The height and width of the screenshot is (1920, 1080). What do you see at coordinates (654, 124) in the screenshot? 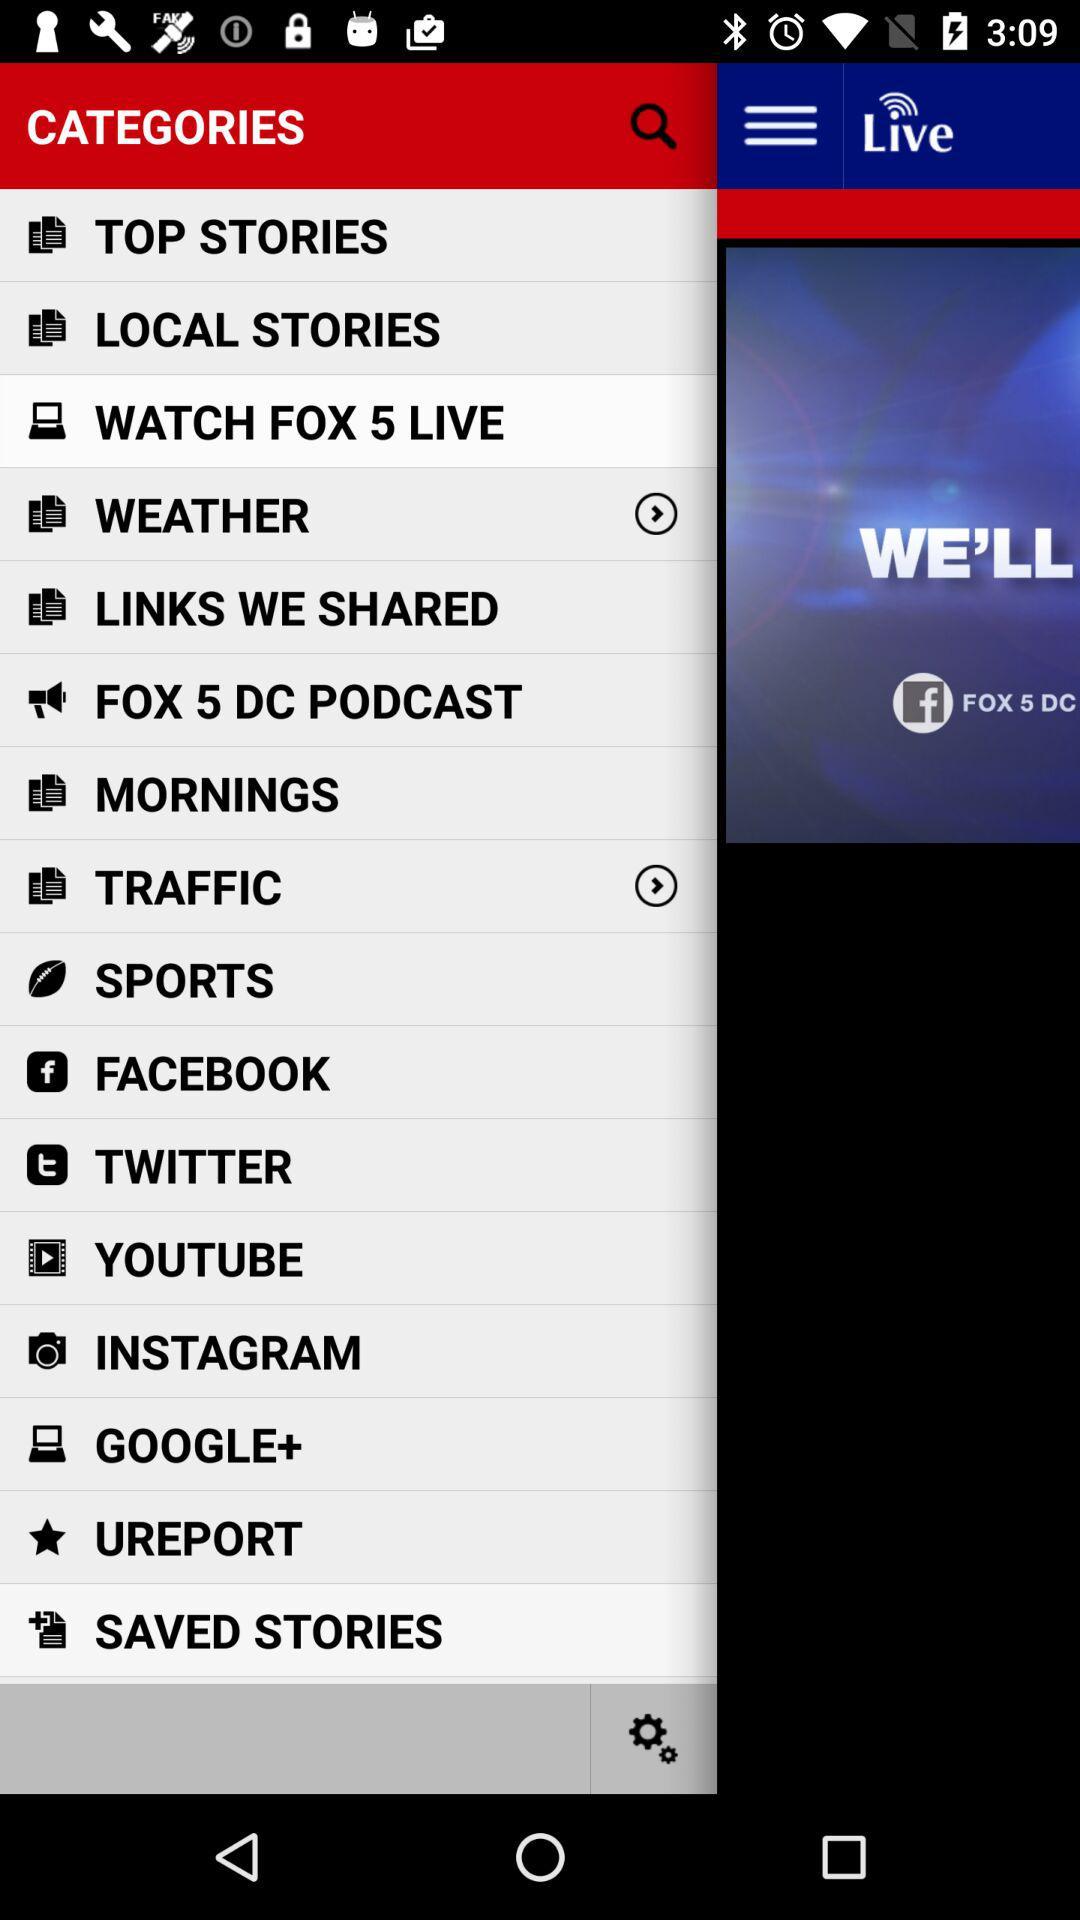
I see `make searching on categories` at bounding box center [654, 124].